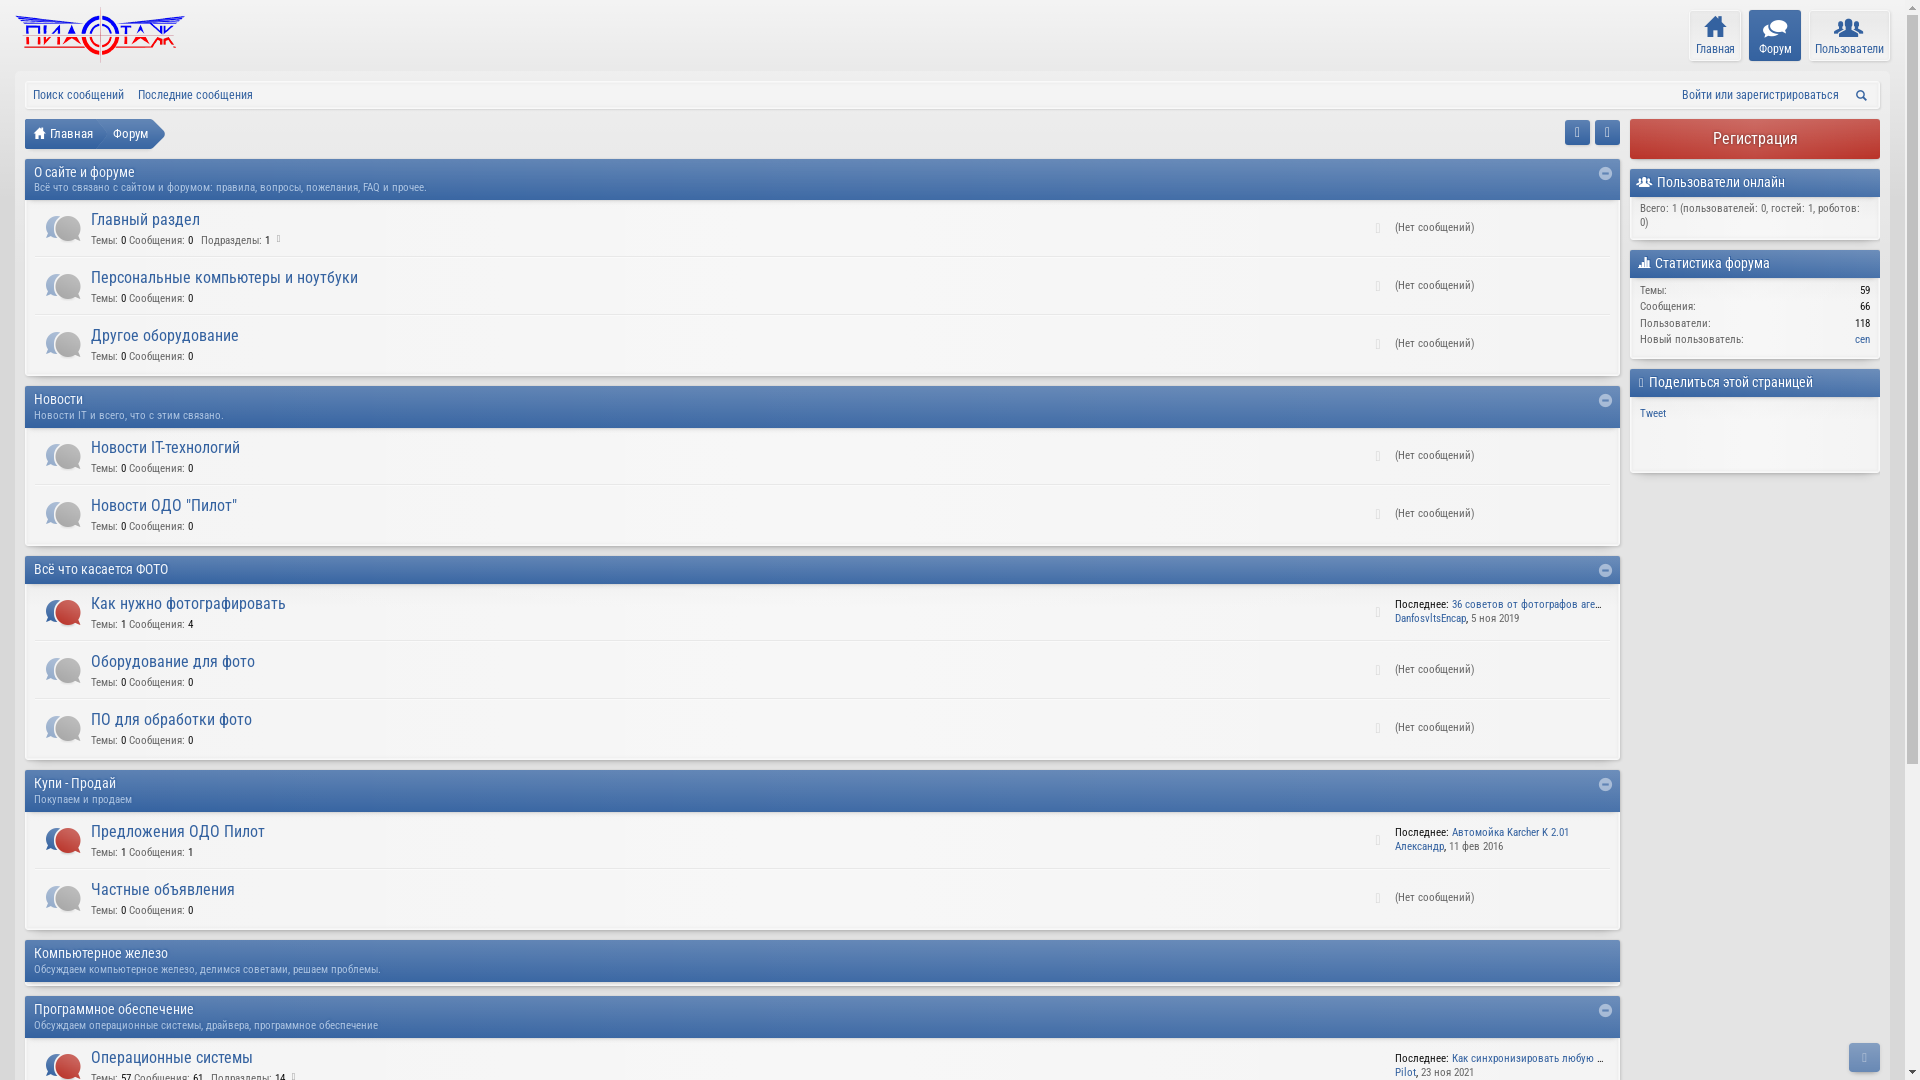  What do you see at coordinates (1652, 412) in the screenshot?
I see `'Tweet'` at bounding box center [1652, 412].